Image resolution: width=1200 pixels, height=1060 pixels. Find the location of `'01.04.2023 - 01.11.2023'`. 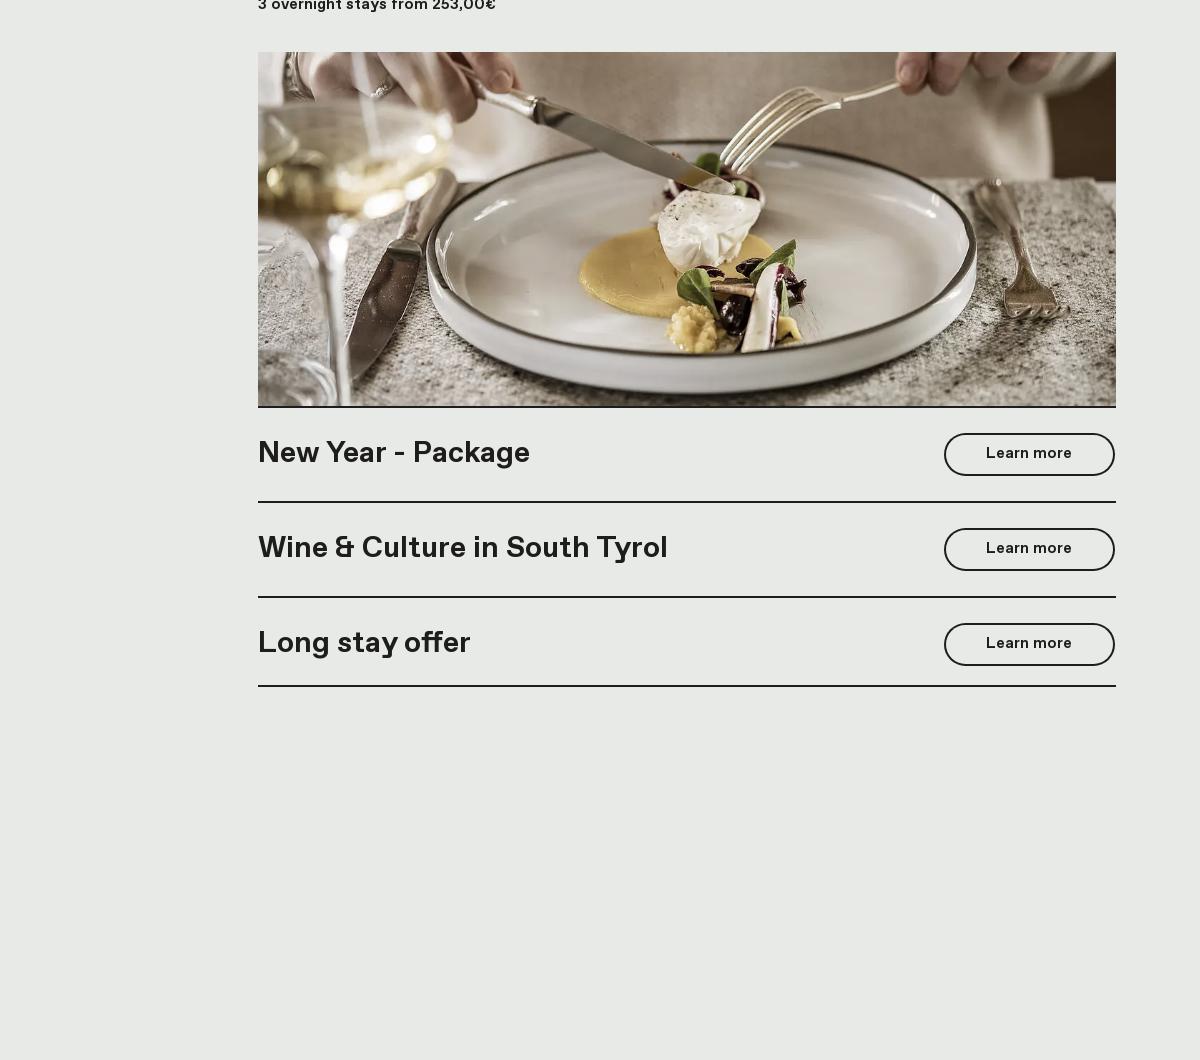

'01.04.2023 - 01.11.2023' is located at coordinates (344, 605).